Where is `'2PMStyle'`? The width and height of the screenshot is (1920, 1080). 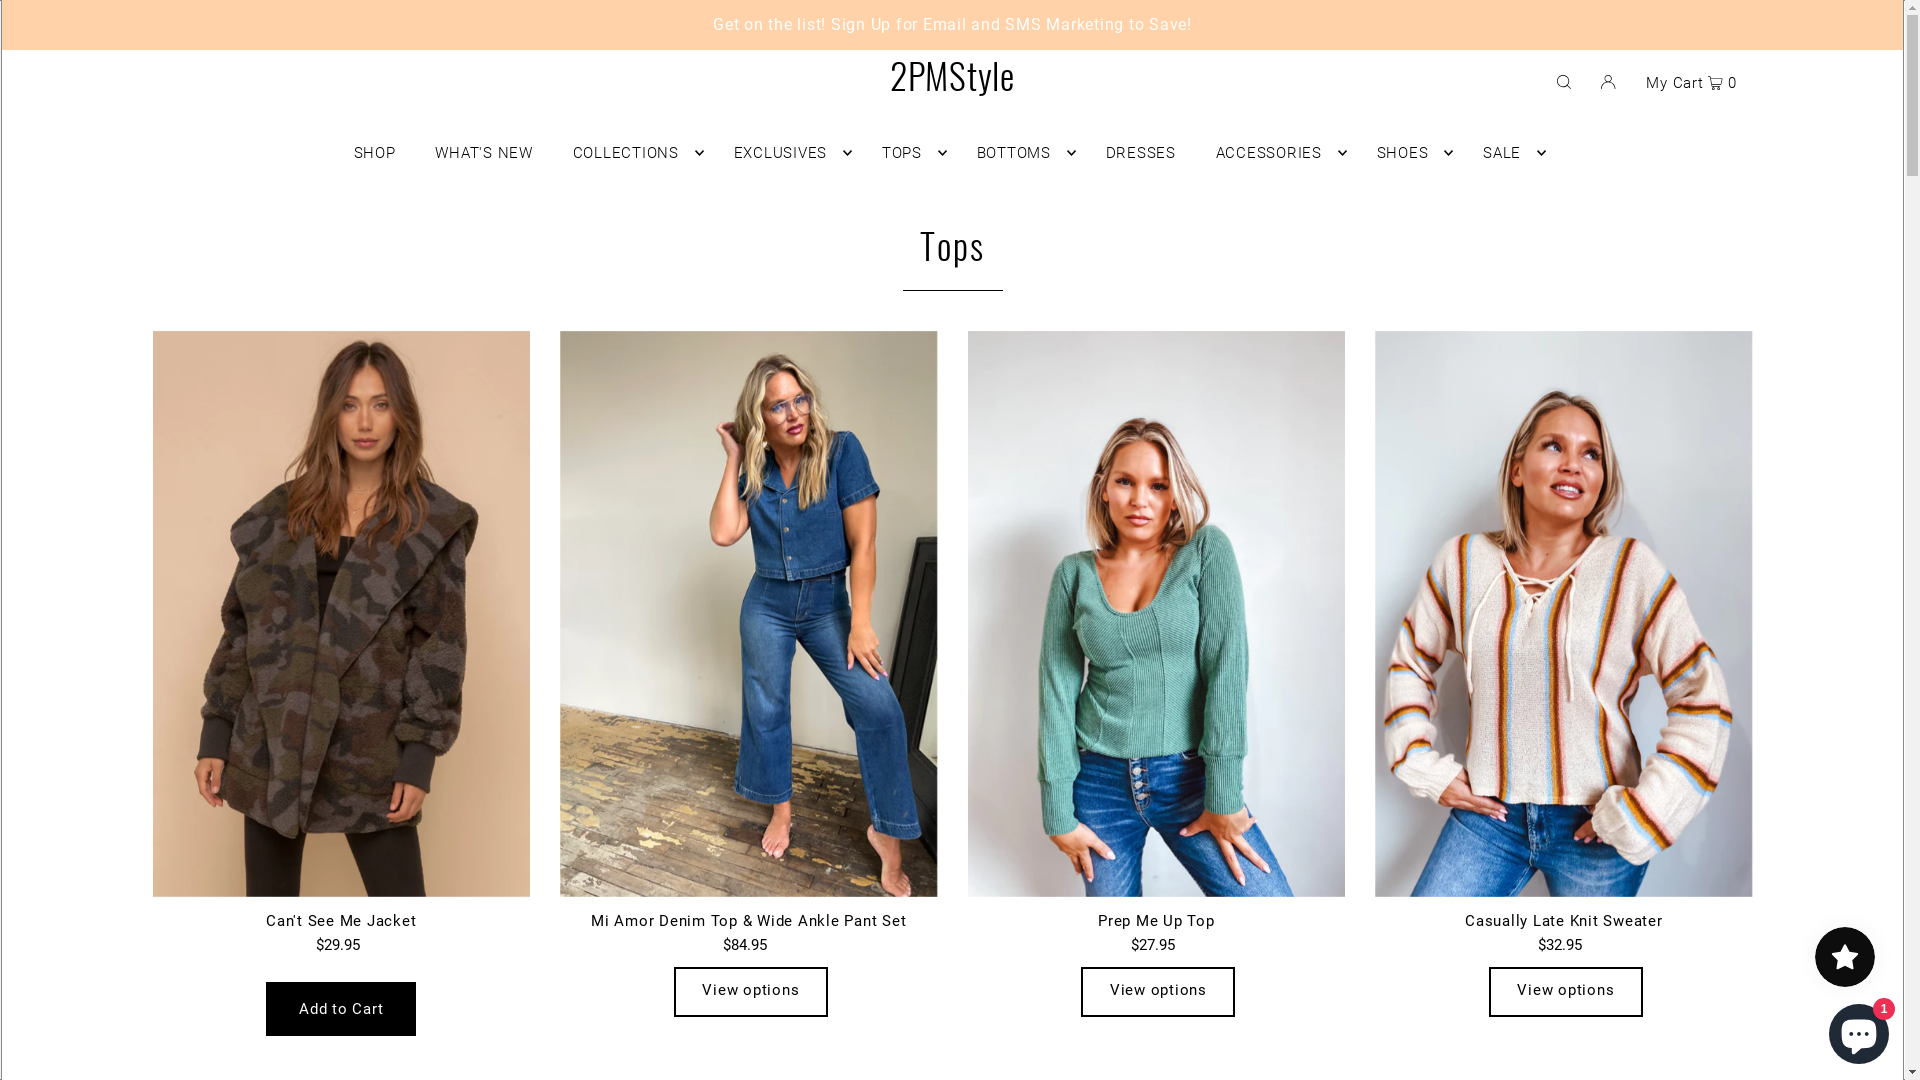
'2PMStyle' is located at coordinates (951, 73).